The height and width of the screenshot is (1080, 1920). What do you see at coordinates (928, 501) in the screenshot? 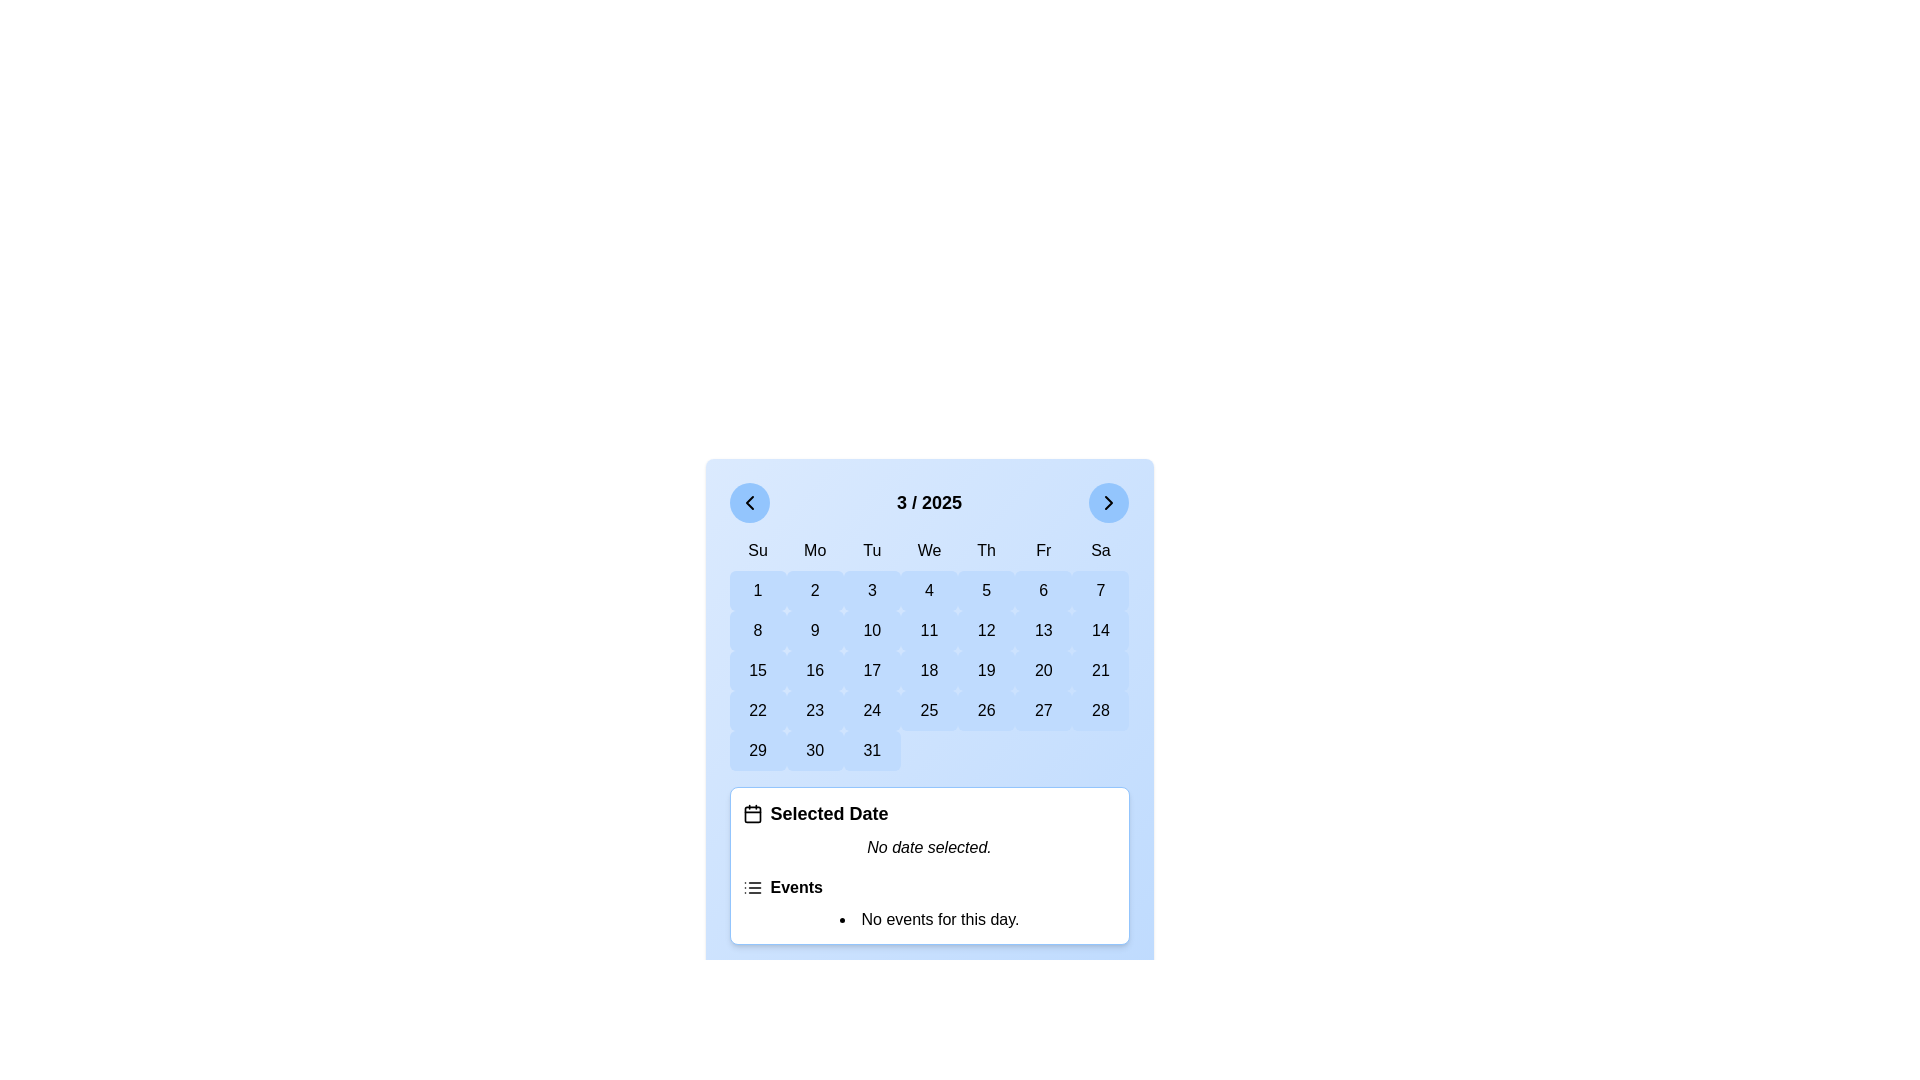
I see `the text display element that shows '3 / 2025' in bold, which is centered in the calendar UI header` at bounding box center [928, 501].